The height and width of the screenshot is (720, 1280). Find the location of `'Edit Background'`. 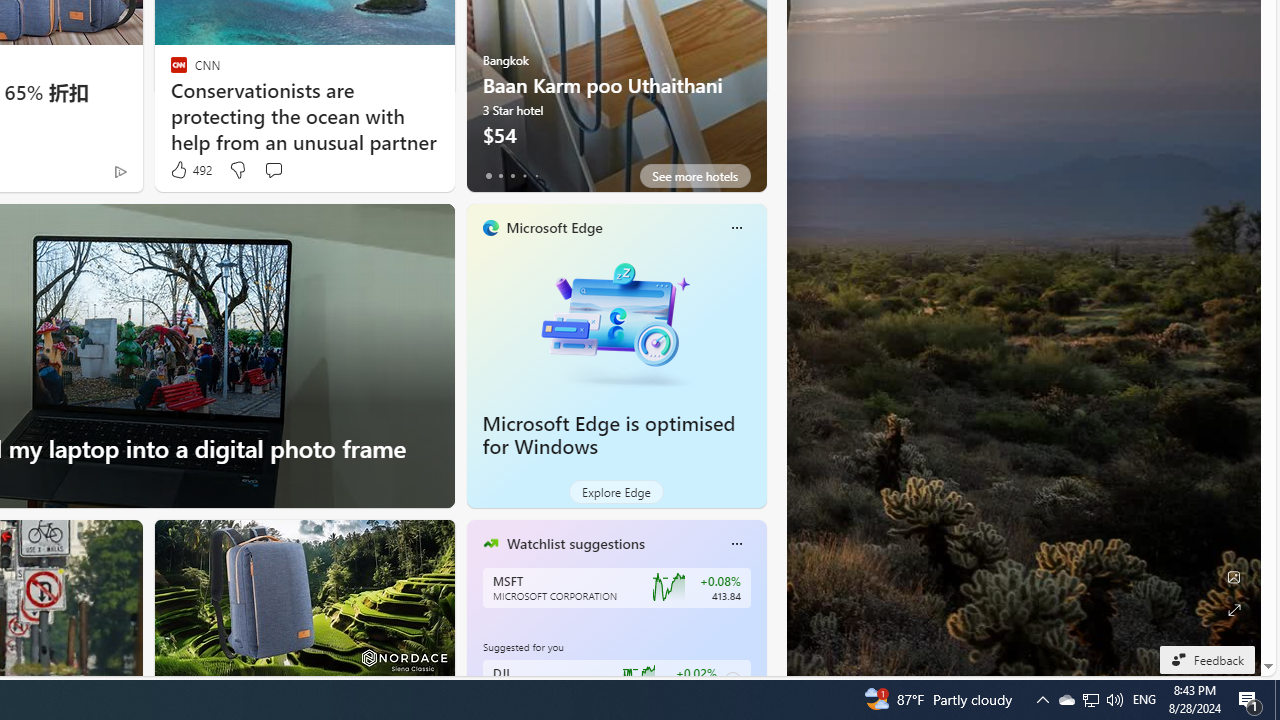

'Edit Background' is located at coordinates (1232, 577).